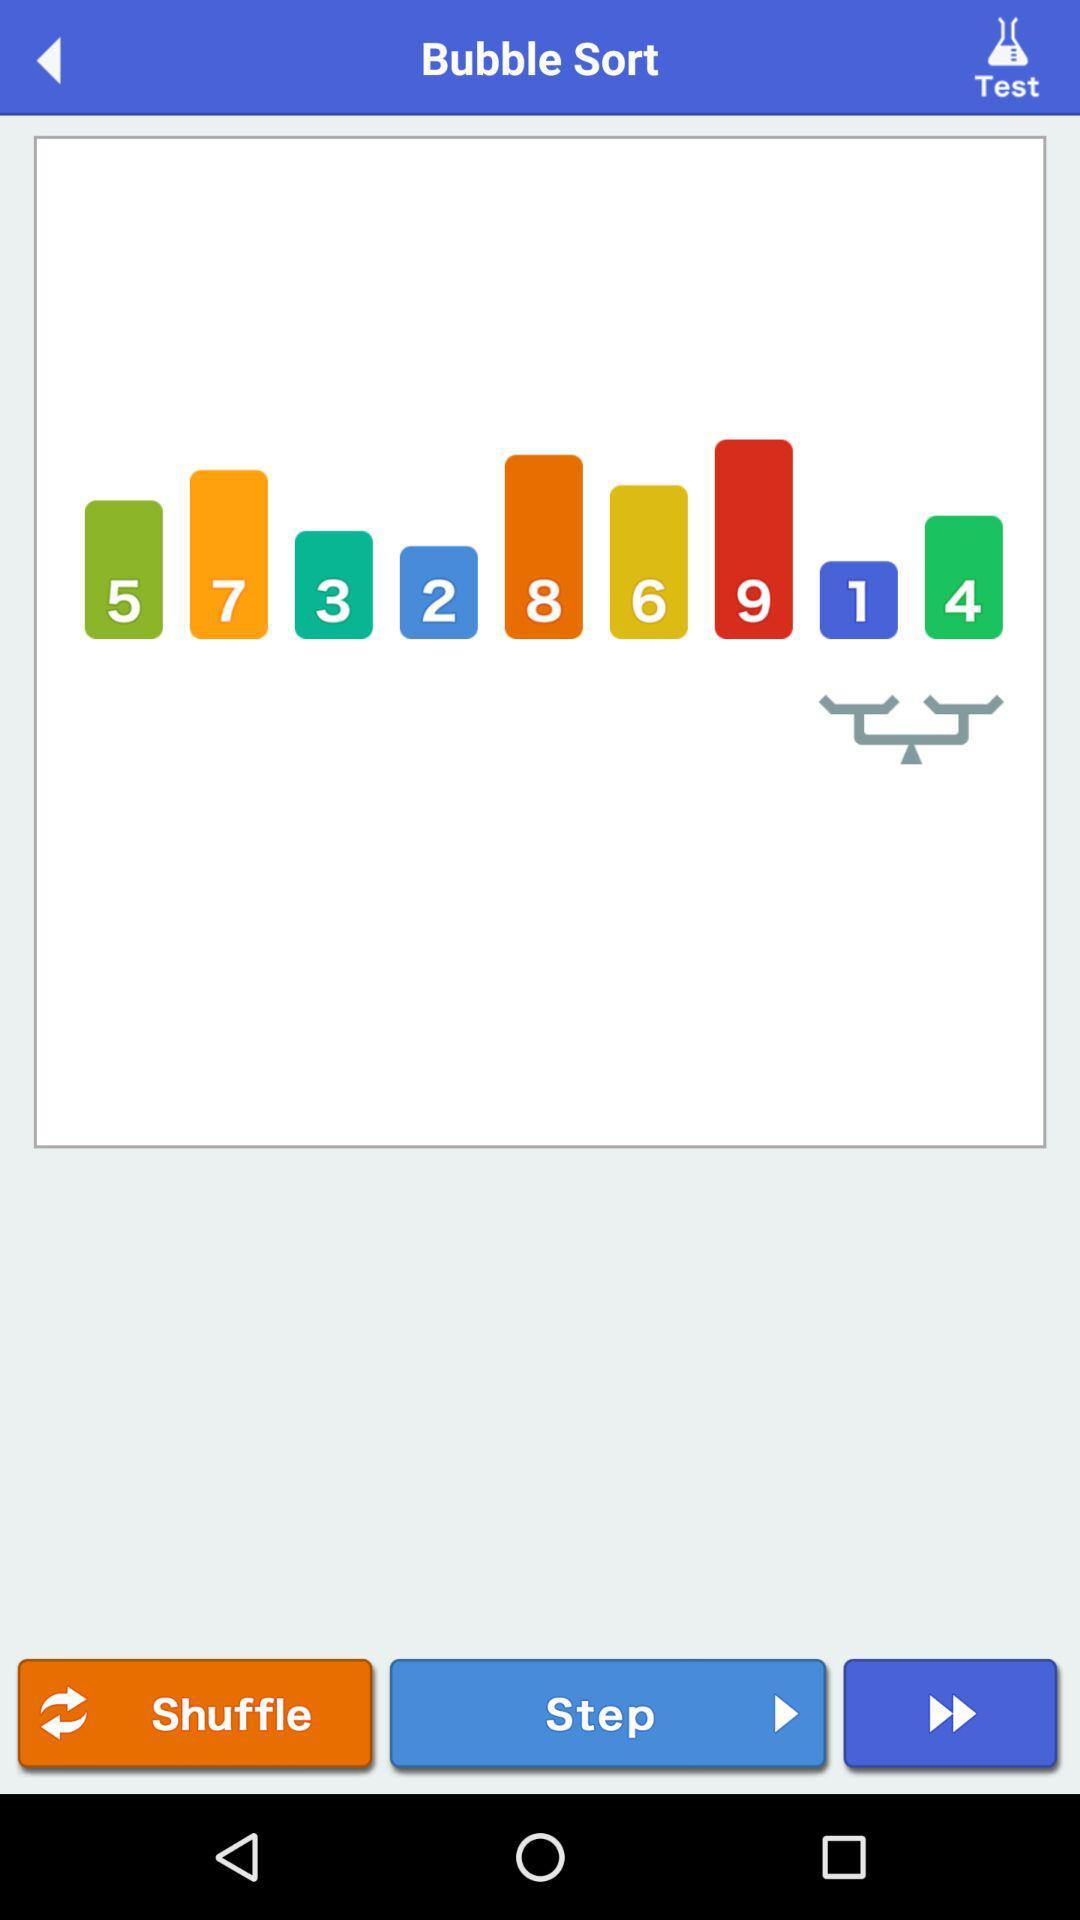  I want to click on shuffle button, so click(197, 1716).